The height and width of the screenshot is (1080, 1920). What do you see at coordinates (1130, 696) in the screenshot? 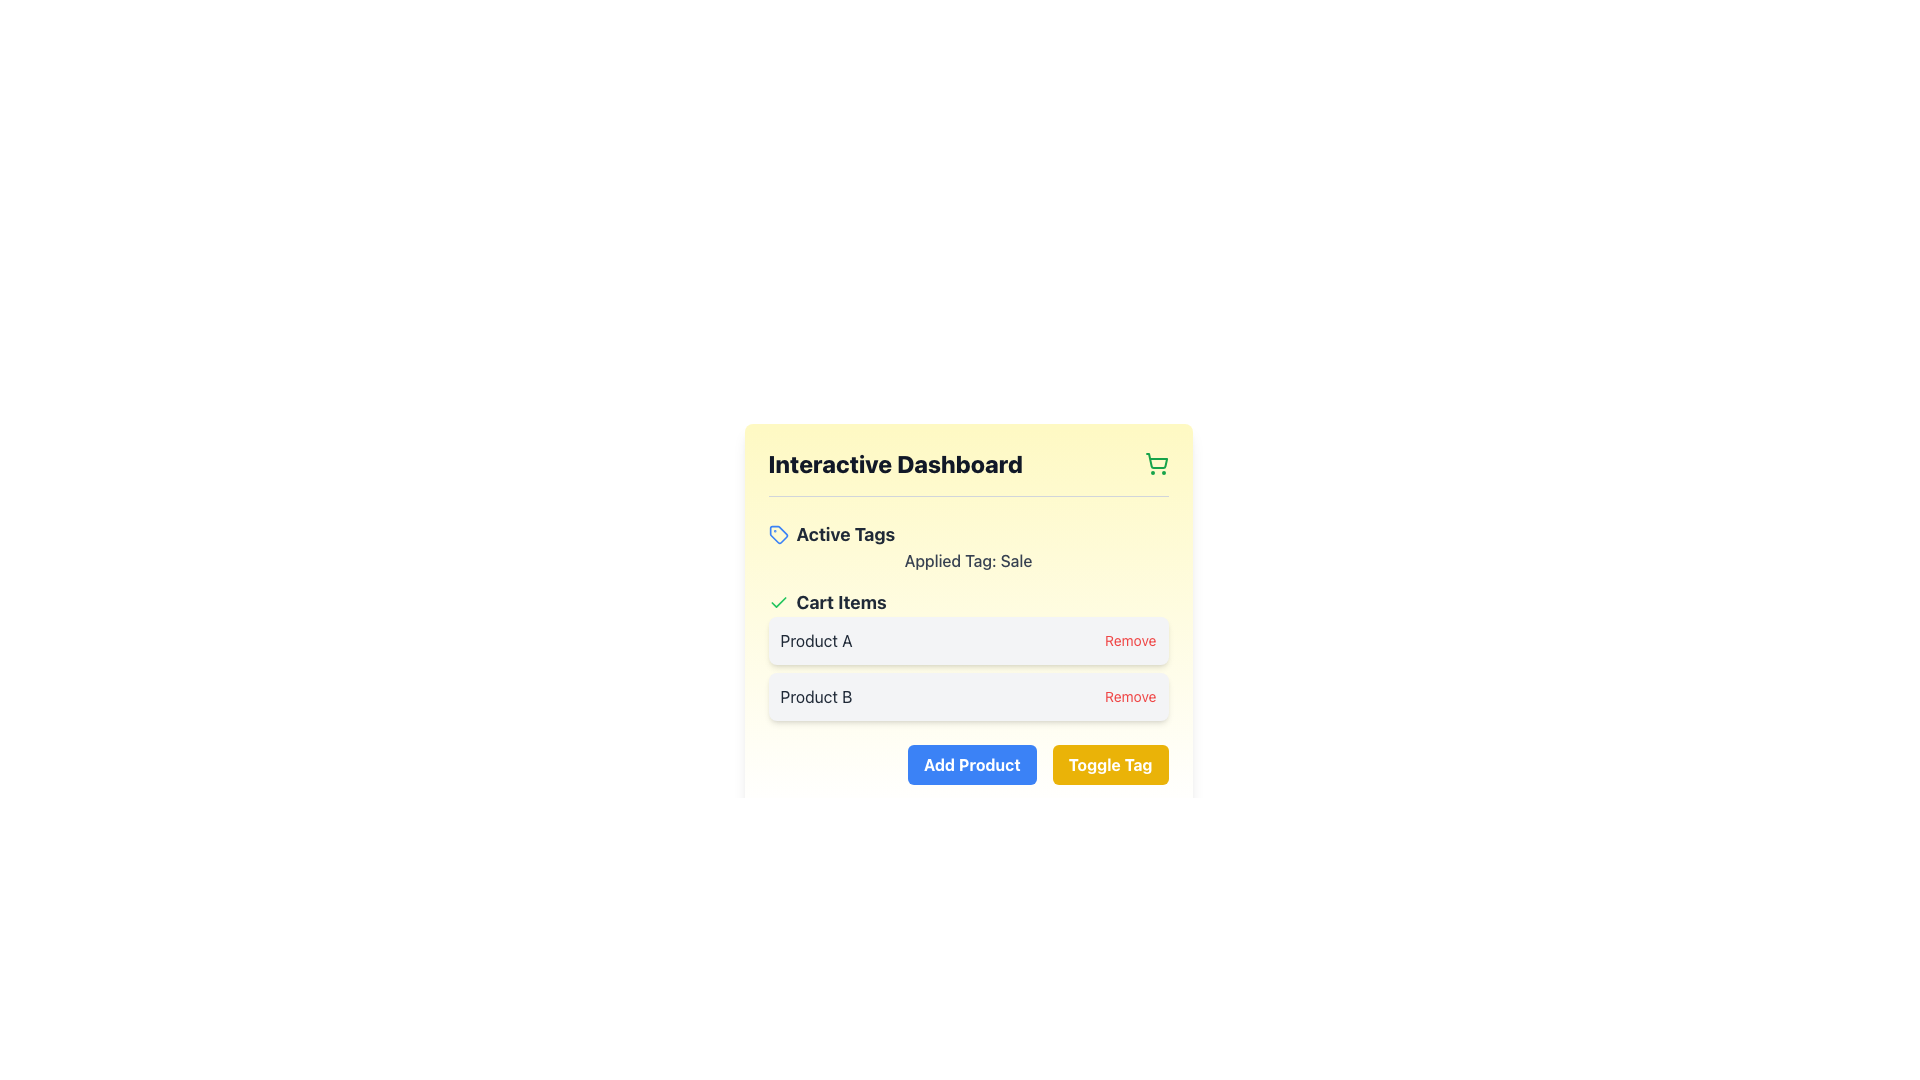
I see `the 'Remove' clickable text link located to the right of 'Product B' in the 'Cart Items' section` at bounding box center [1130, 696].